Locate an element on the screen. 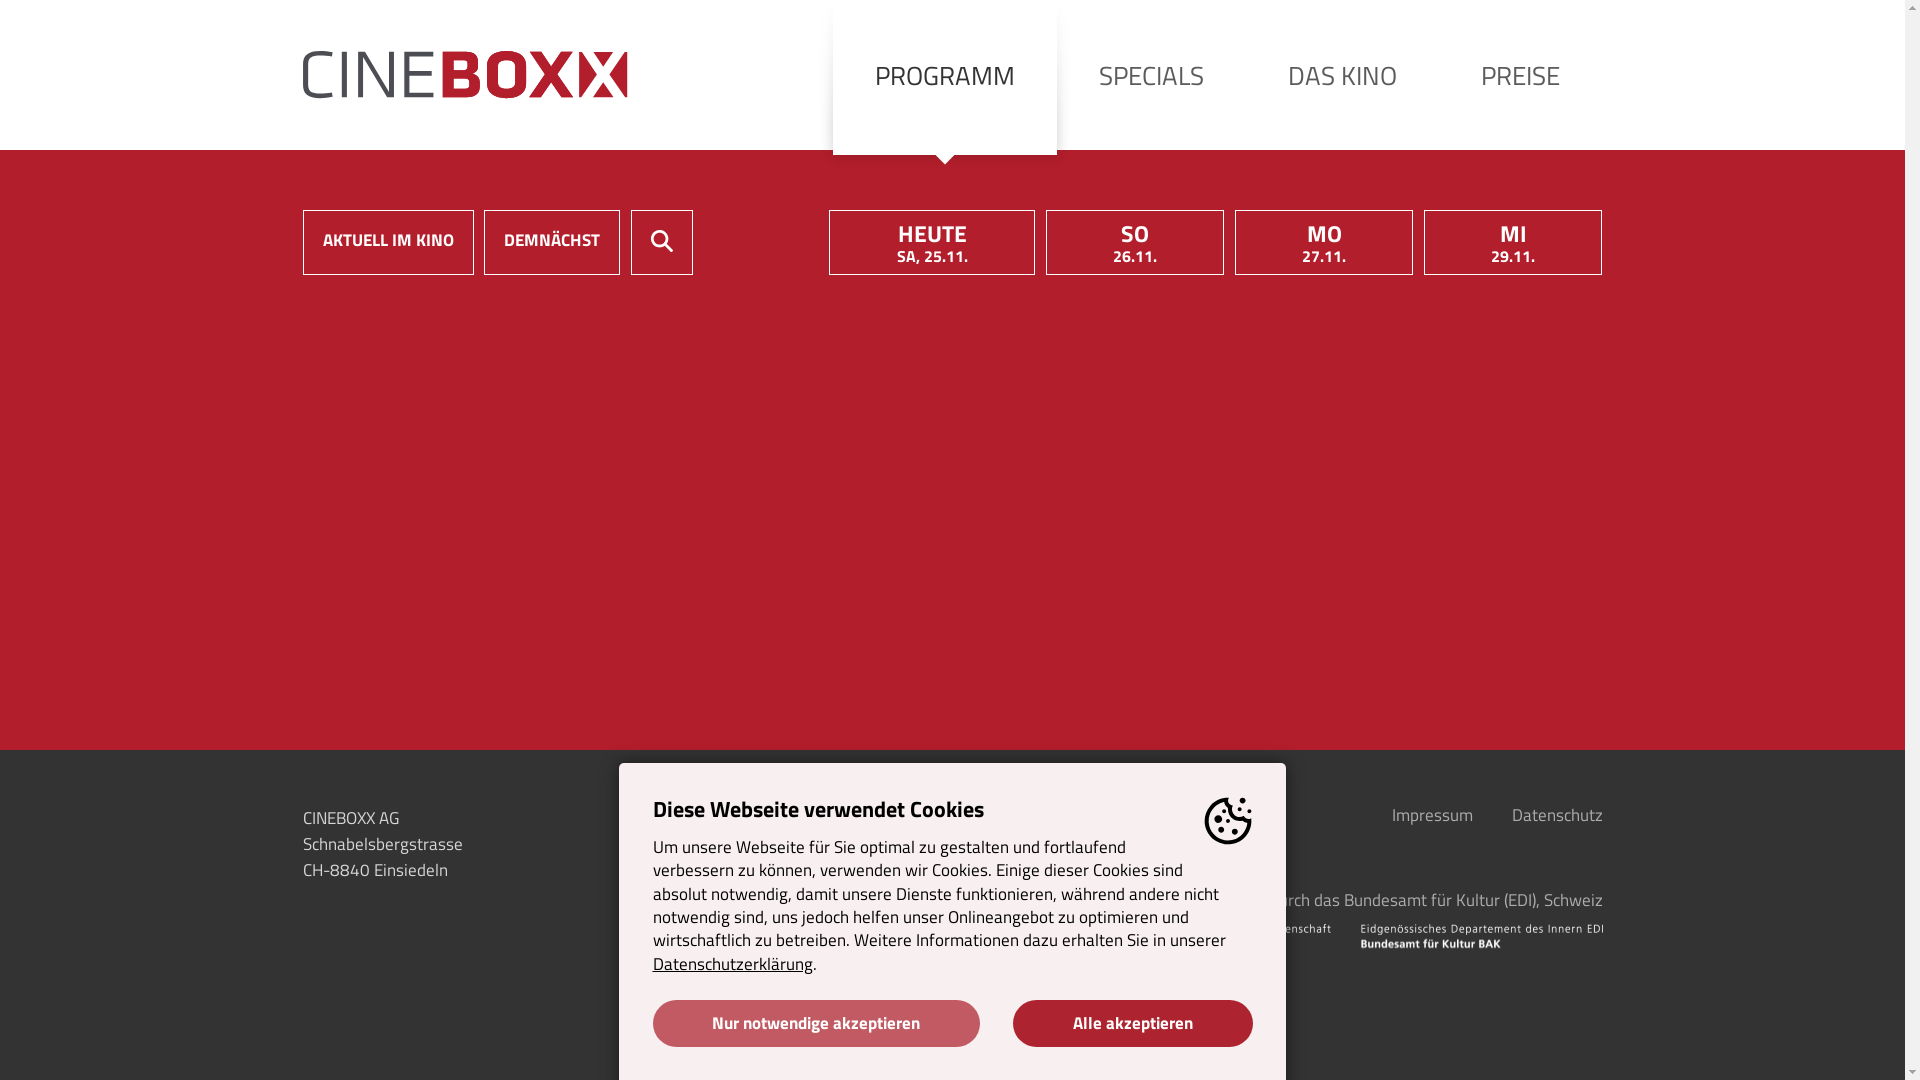 Image resolution: width=1920 pixels, height=1080 pixels. 'Impressum' is located at coordinates (1391, 814).